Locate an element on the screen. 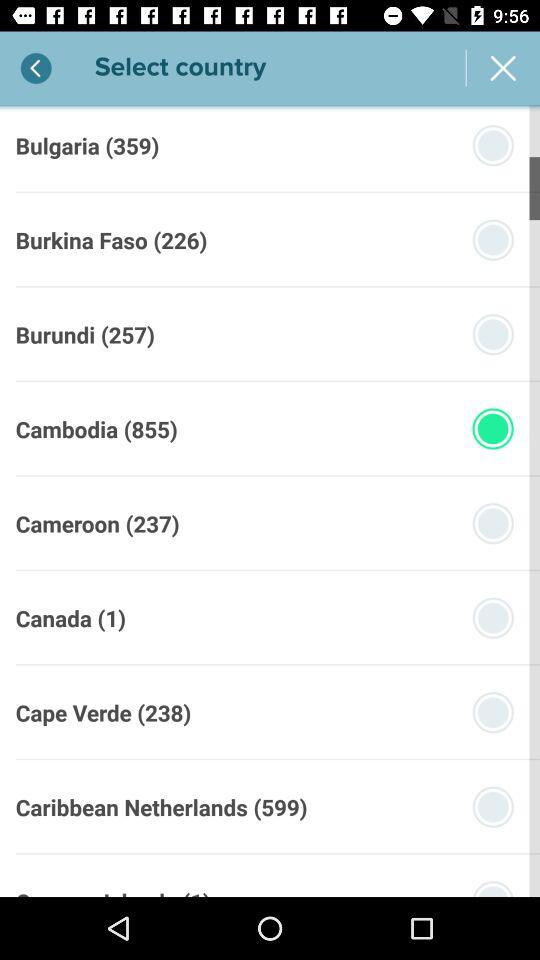  burkina faso (226) is located at coordinates (111, 240).